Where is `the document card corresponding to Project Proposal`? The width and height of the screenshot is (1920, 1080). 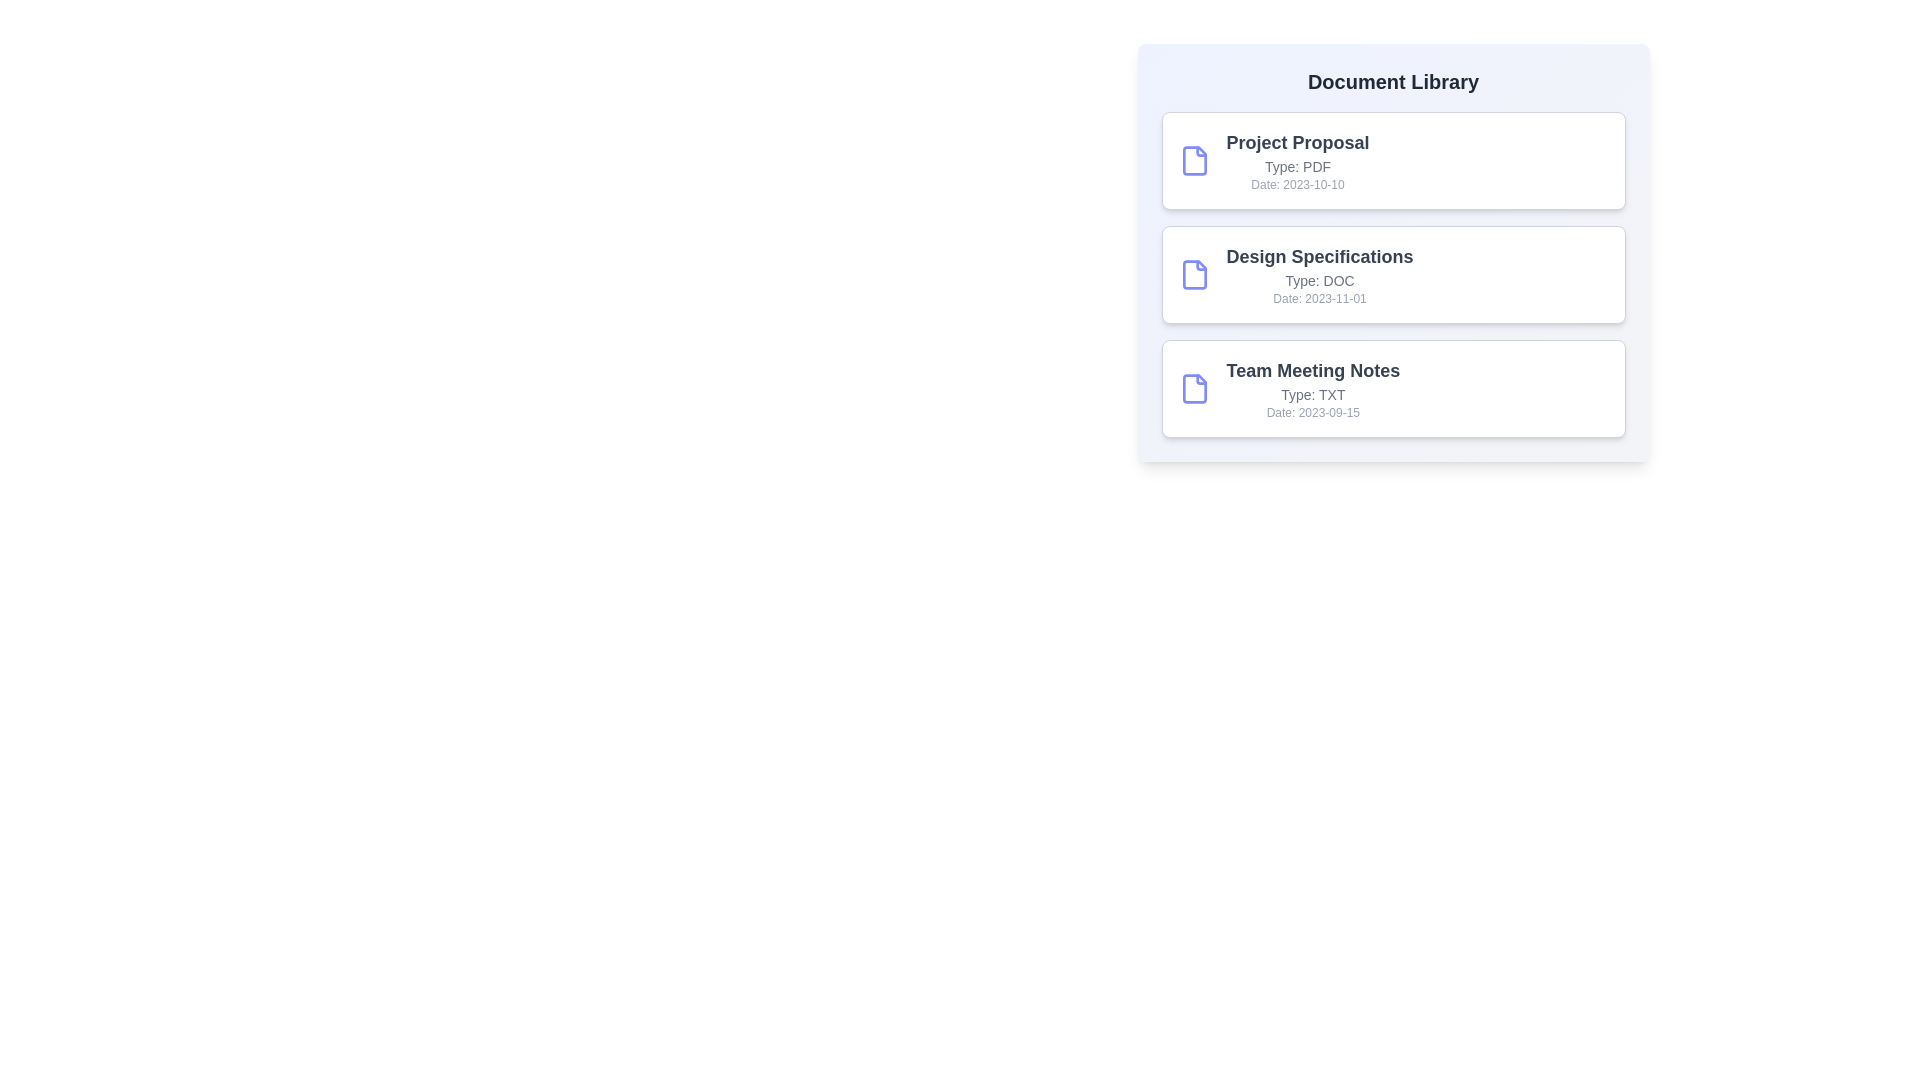 the document card corresponding to Project Proposal is located at coordinates (1392, 160).